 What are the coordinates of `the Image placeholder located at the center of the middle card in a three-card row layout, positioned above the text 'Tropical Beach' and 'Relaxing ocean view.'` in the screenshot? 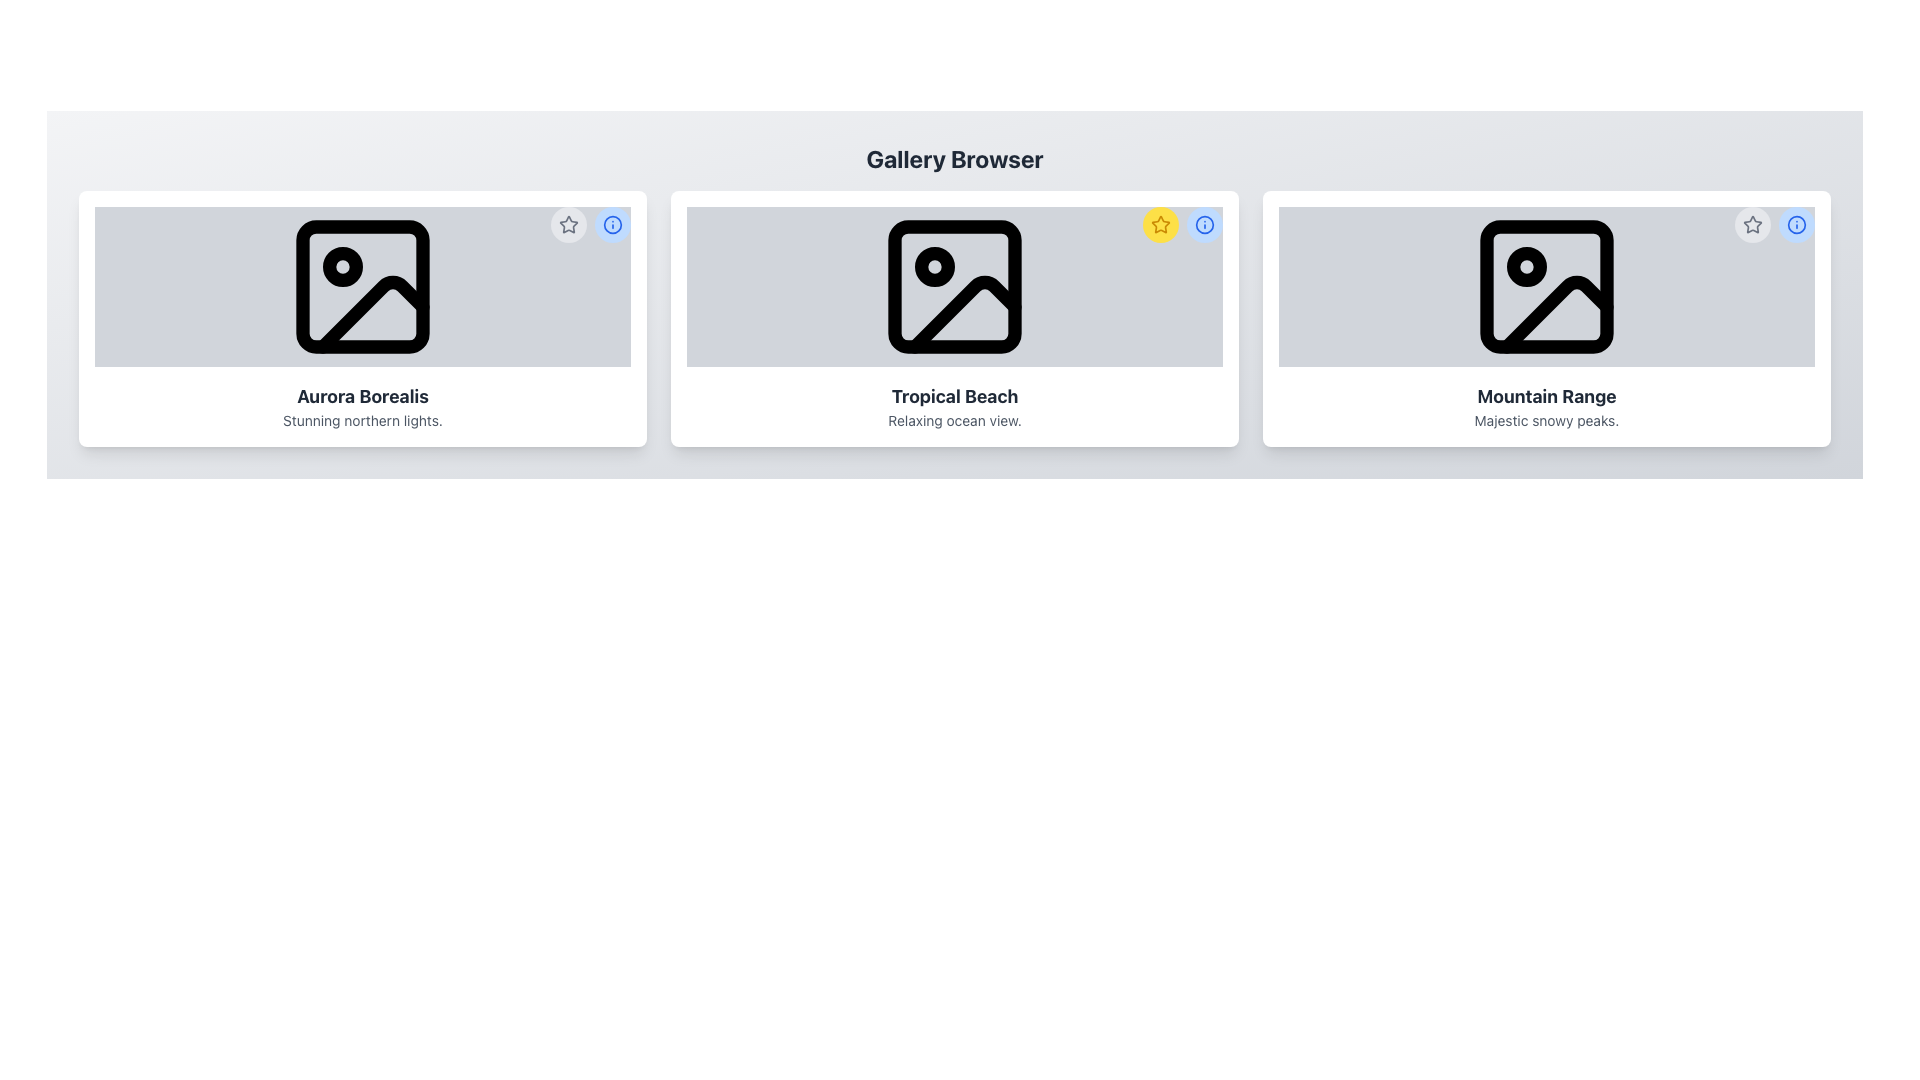 It's located at (954, 286).